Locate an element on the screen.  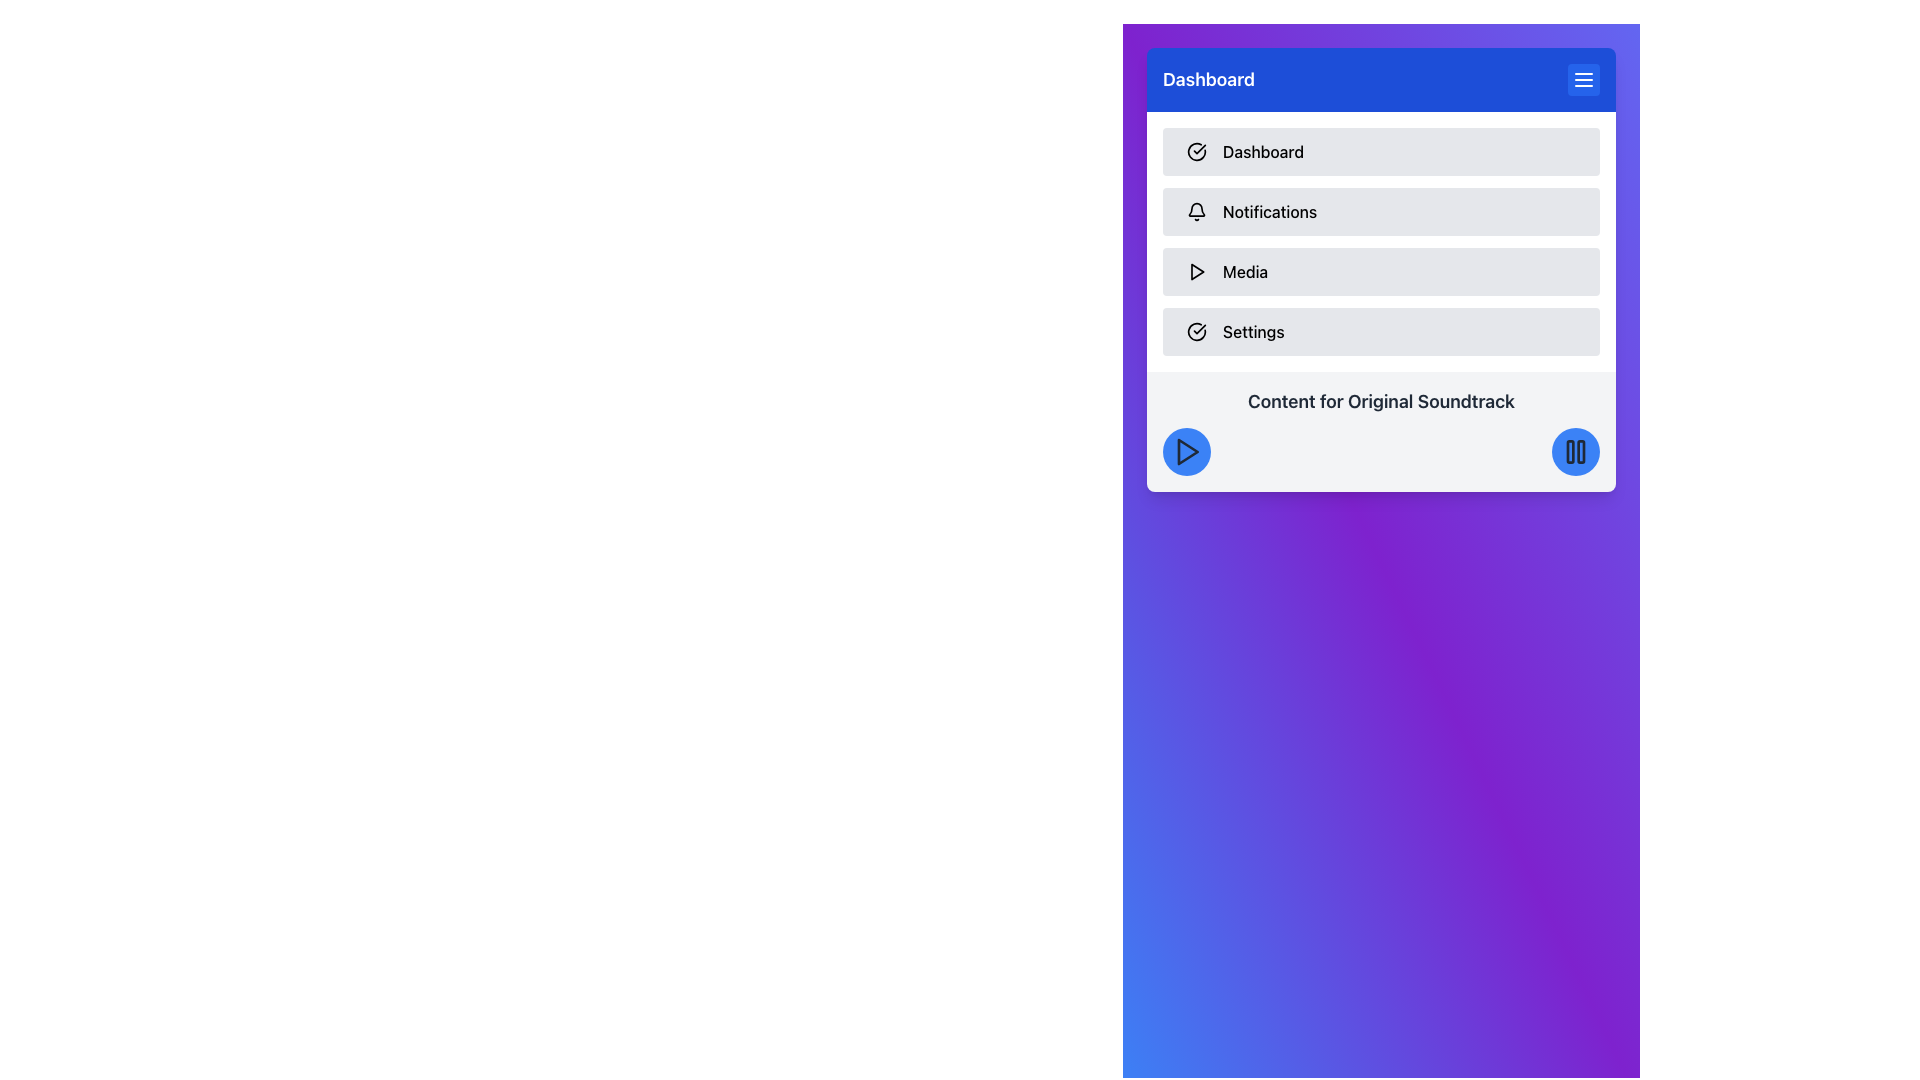
visual design of the rounded check mark icon located in the top-left section of the interface, next to the 'Dashboard' label is located at coordinates (1196, 150).